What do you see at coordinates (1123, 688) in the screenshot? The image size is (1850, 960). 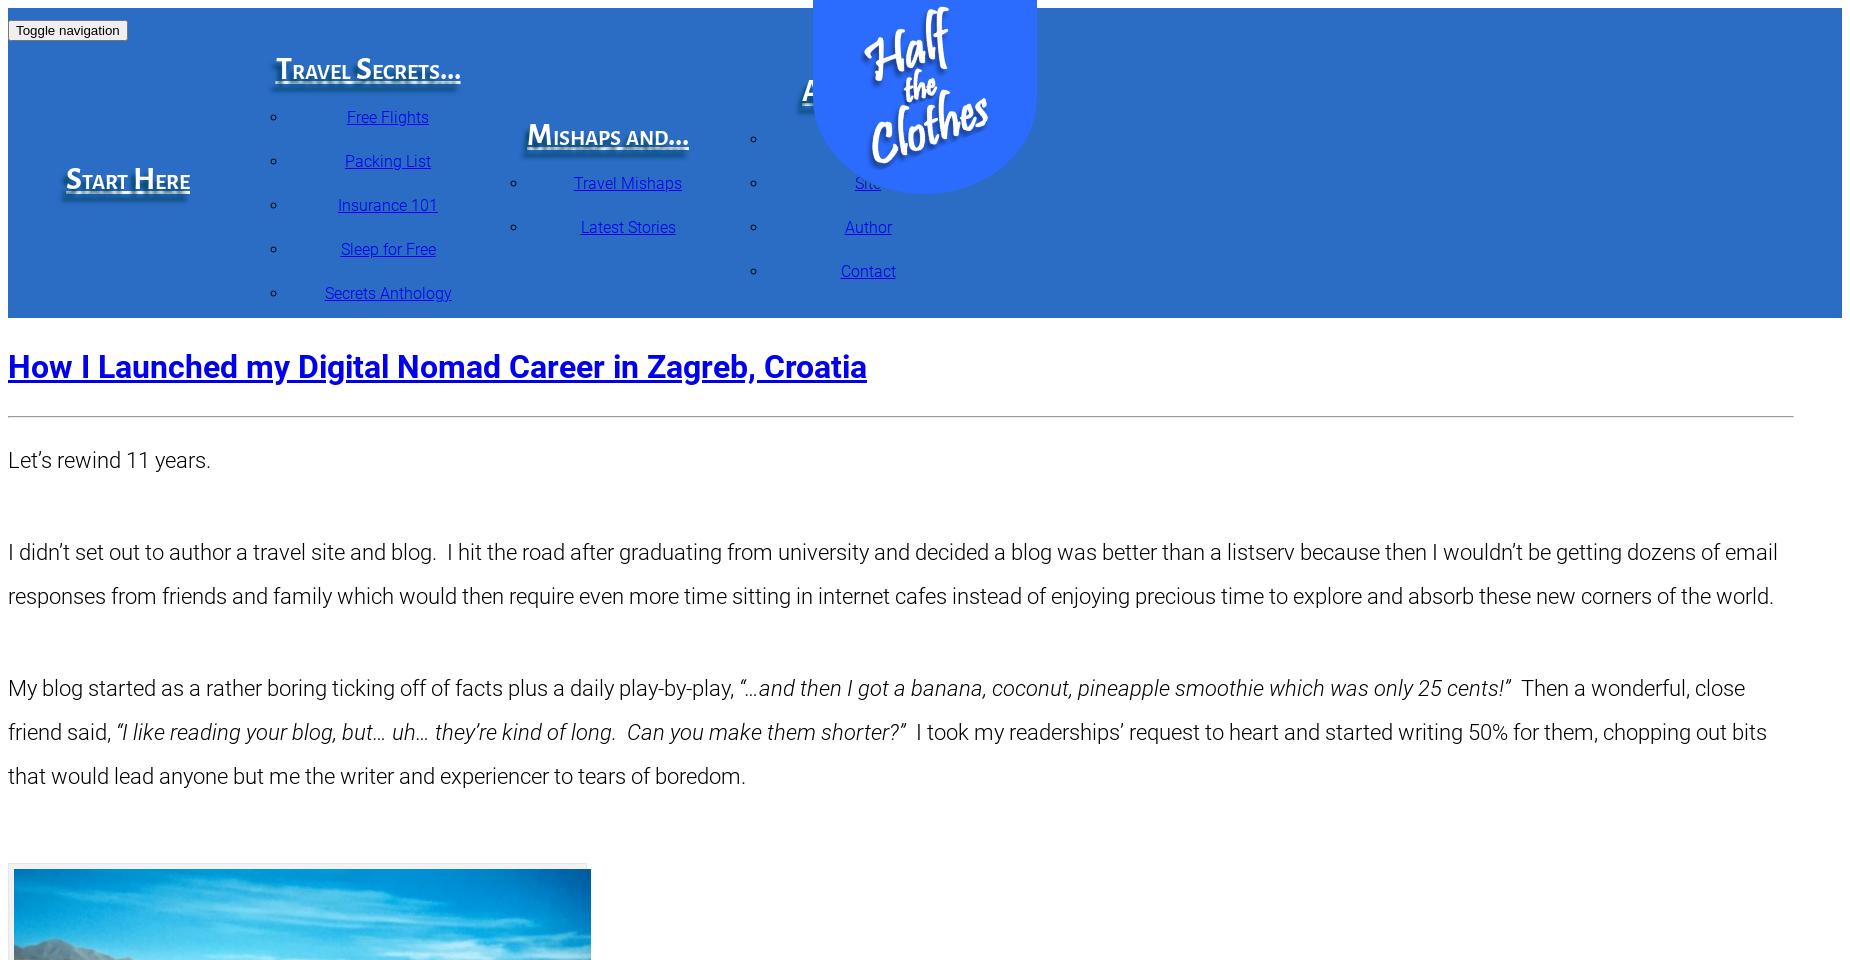 I see `'“…and then I got a banana, coconut, pineapple smoothie which was only 25 cents!”'` at bounding box center [1123, 688].